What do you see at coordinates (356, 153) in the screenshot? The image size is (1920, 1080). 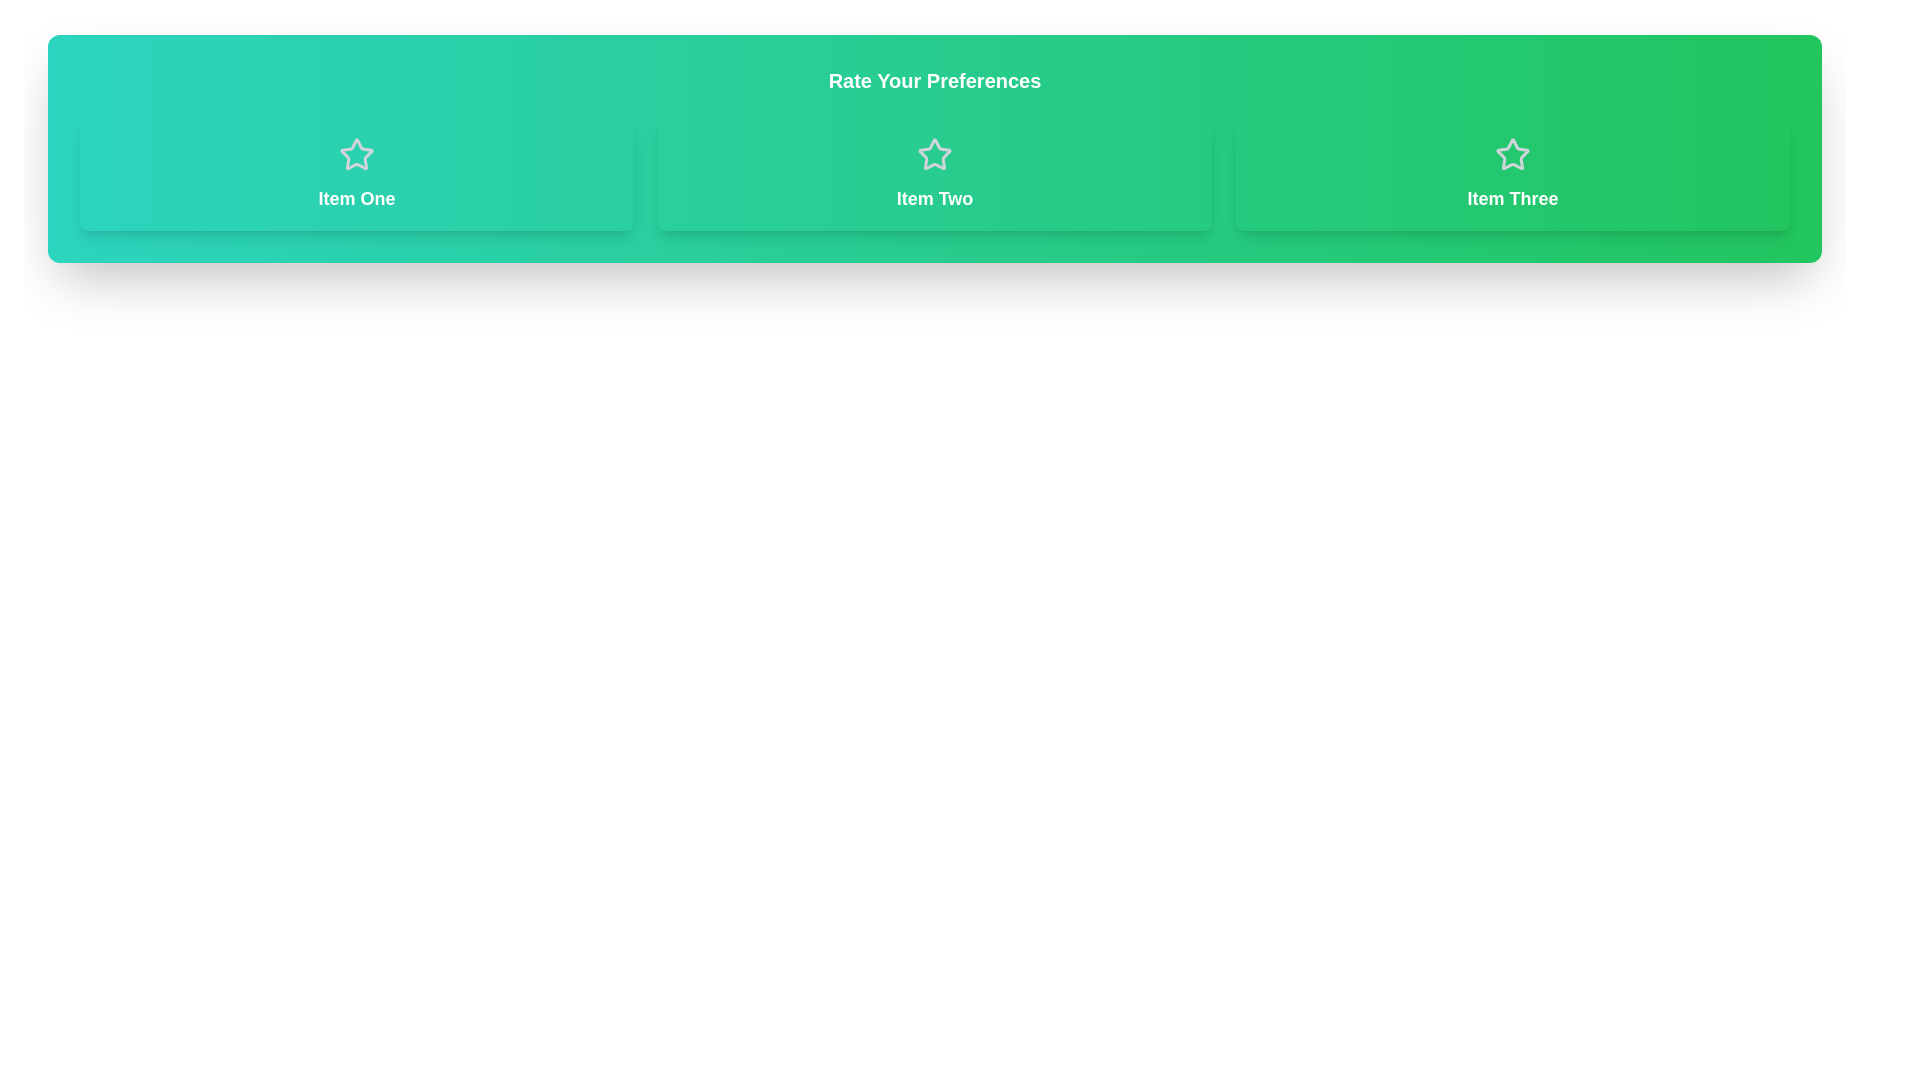 I see `the star icon for Item One` at bounding box center [356, 153].